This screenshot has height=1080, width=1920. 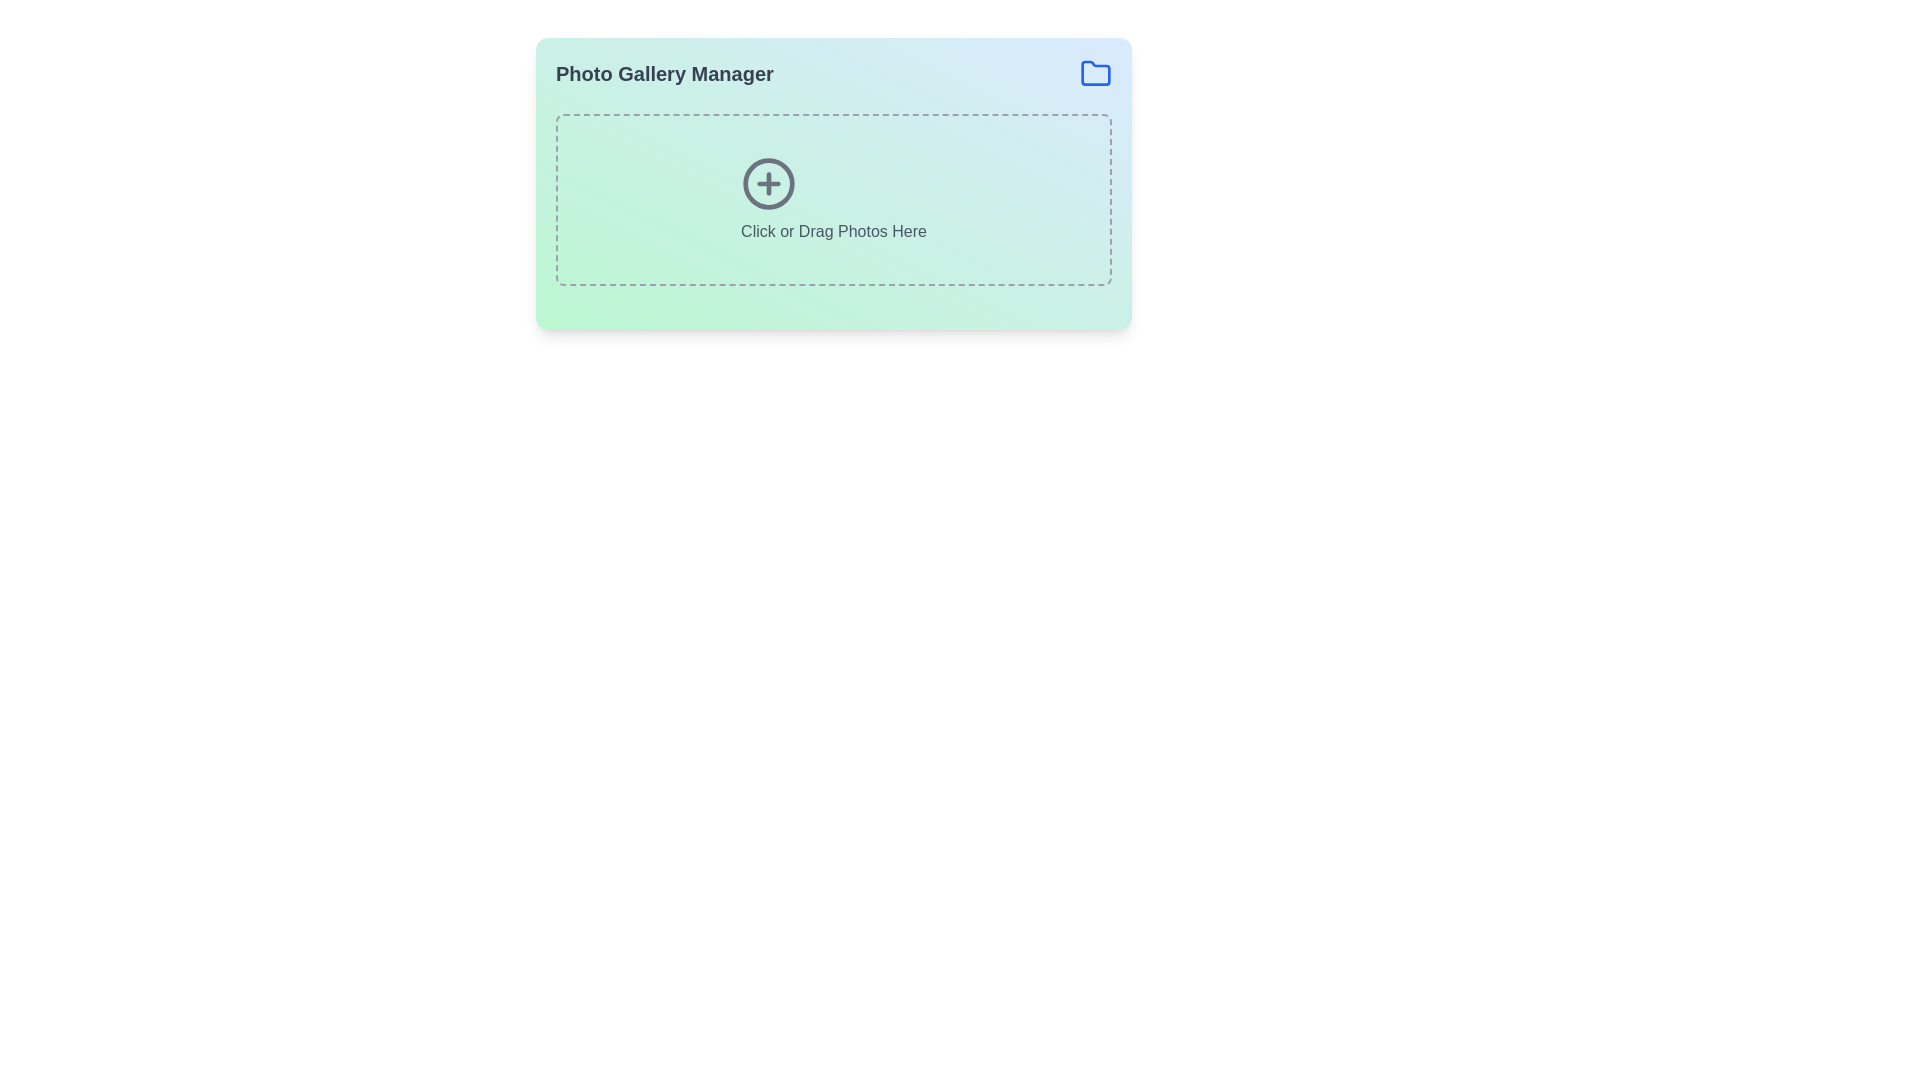 I want to click on the circular icon button with a plus sign in its center, so click(x=768, y=184).